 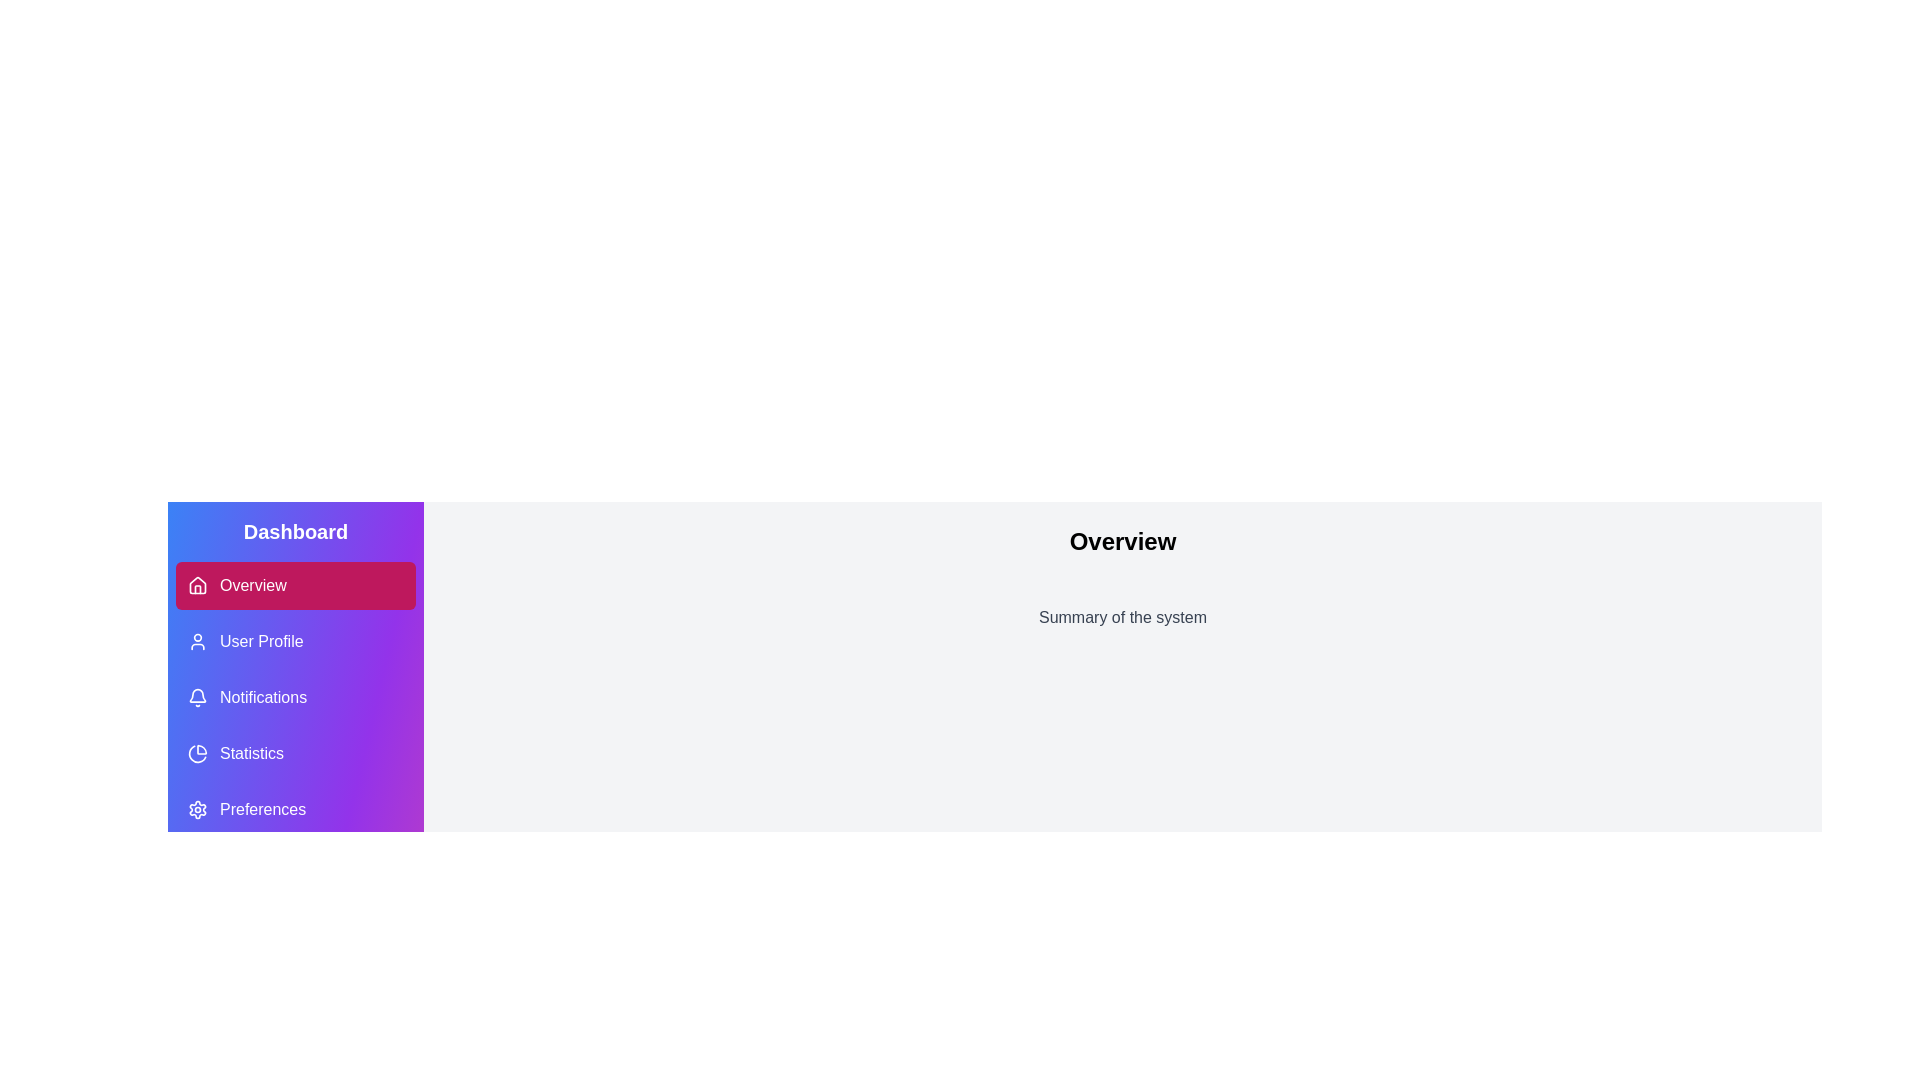 I want to click on the 'Notifications' menu item, which is the third item in the vertical menu under 'Dashboard' with a vibrant purple gradient background, so click(x=295, y=697).